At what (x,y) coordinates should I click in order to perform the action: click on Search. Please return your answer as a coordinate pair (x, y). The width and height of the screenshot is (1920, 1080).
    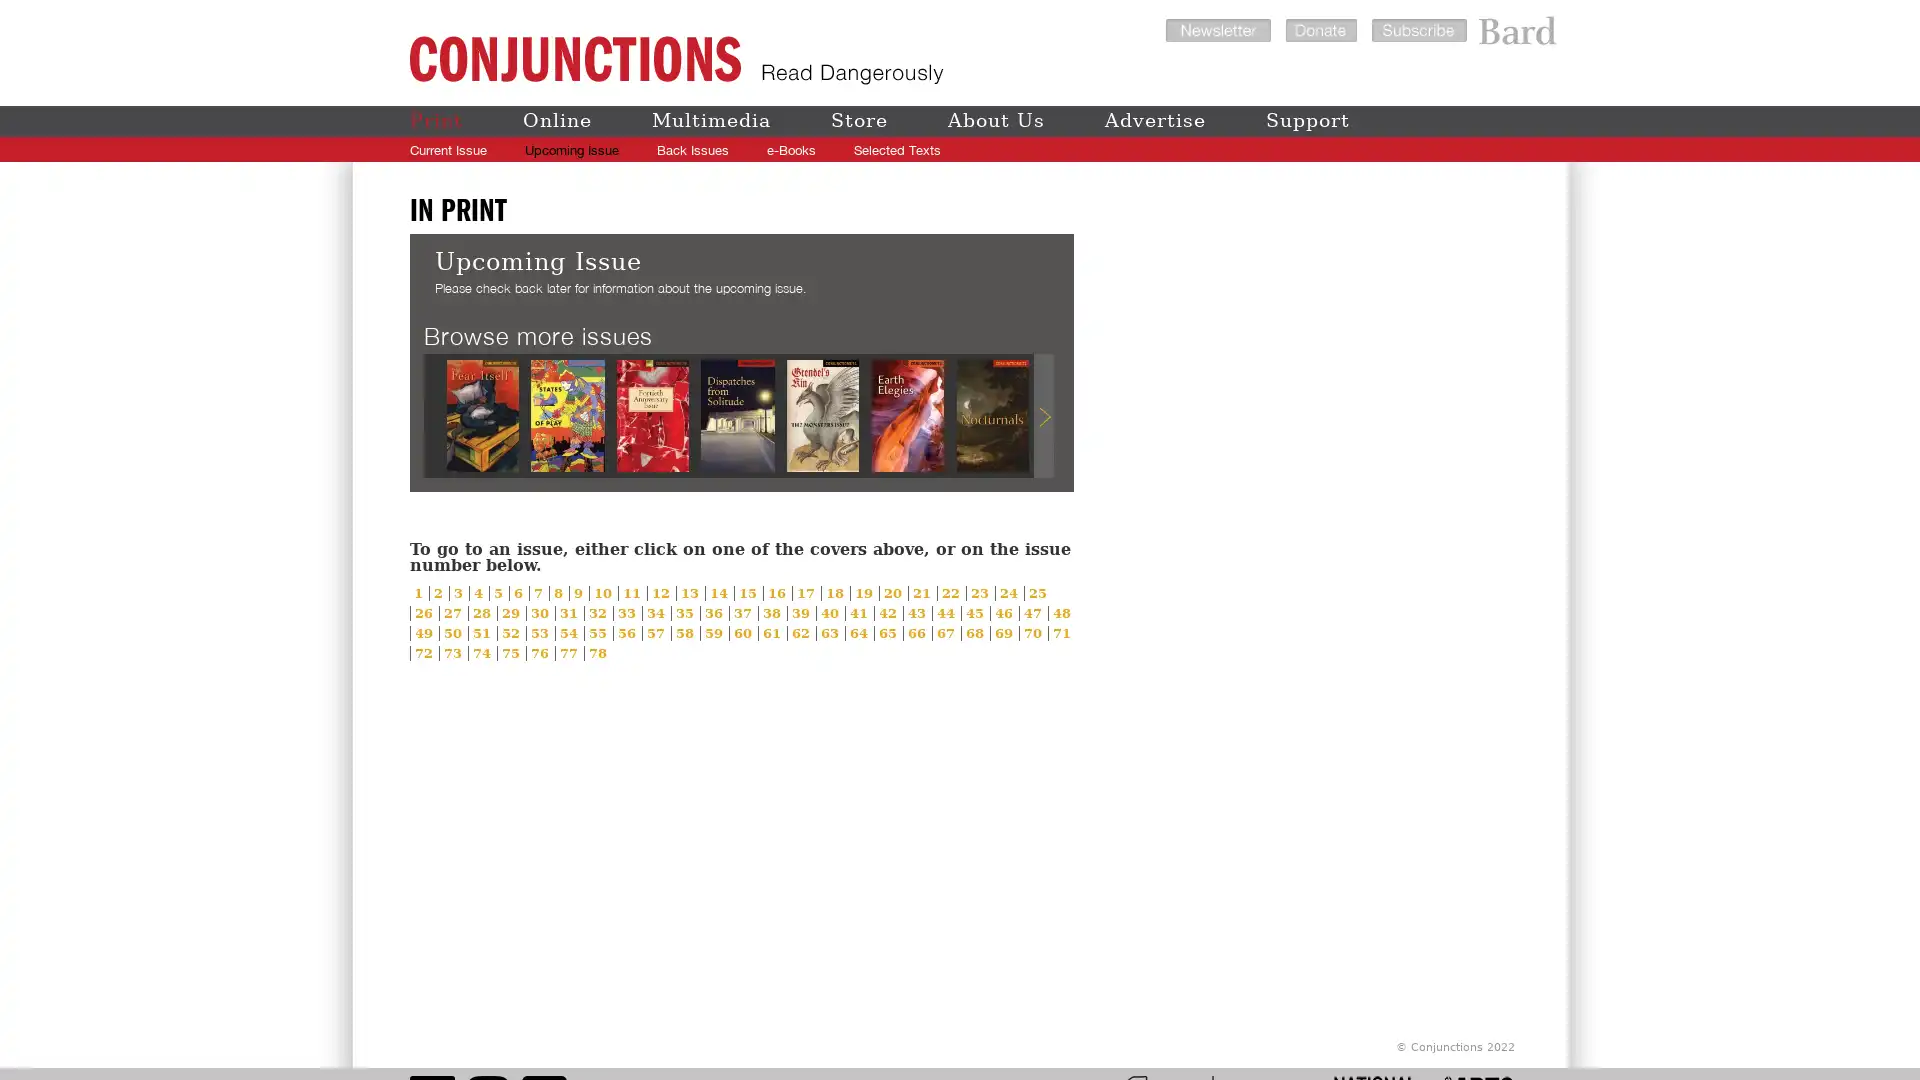
    Looking at the image, I should click on (1503, 149).